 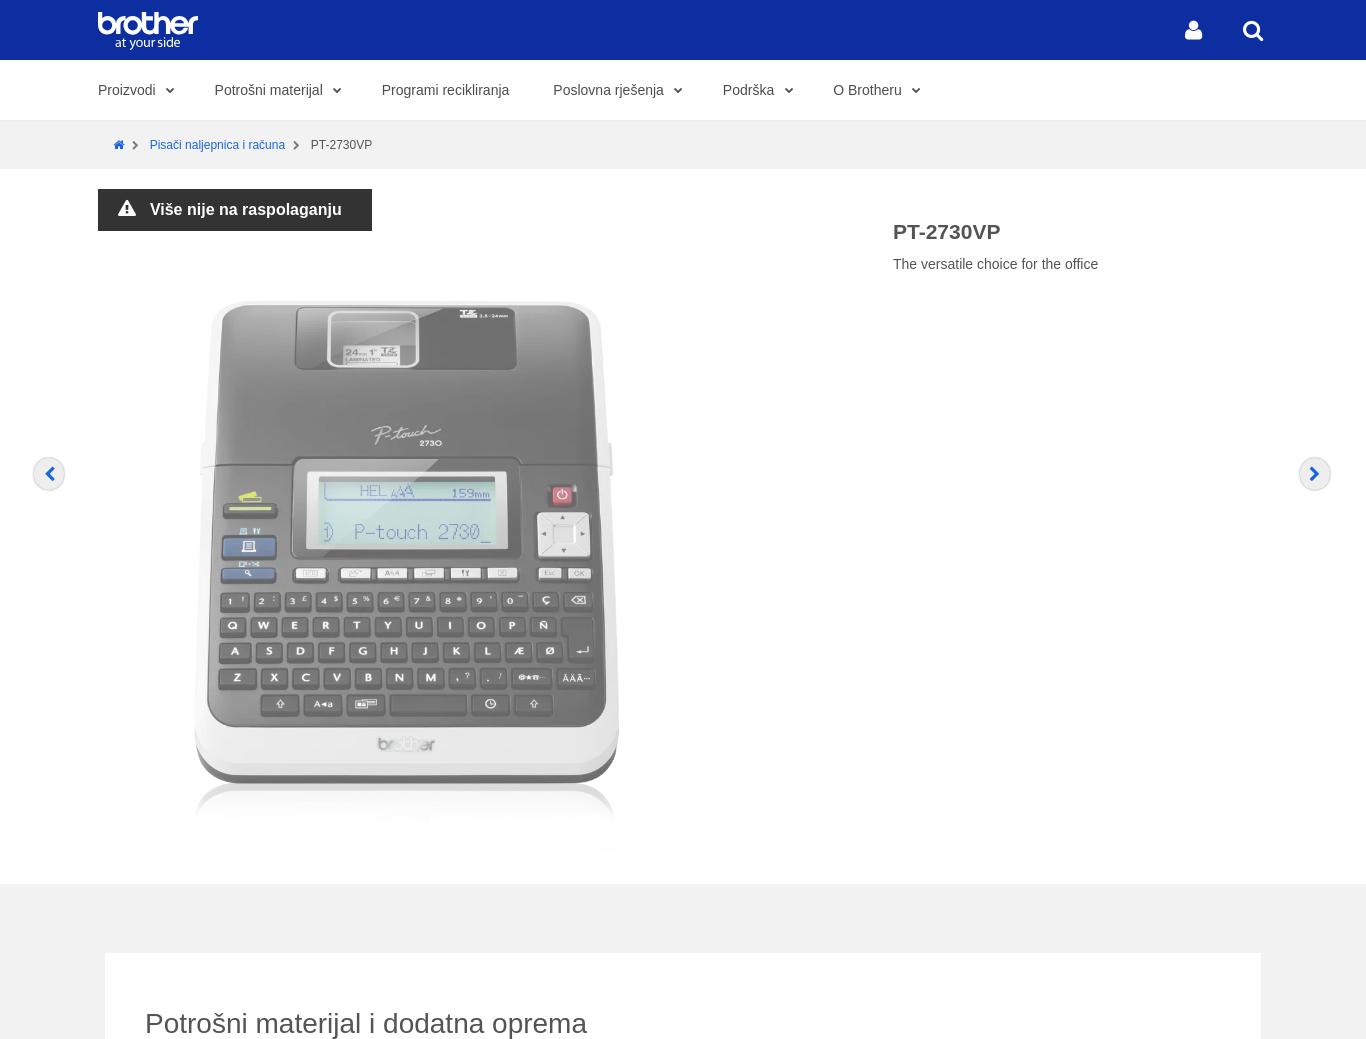 What do you see at coordinates (317, 1019) in the screenshot?
I see `'Preuzmite i instalirajte najnovije upravljačke programe i softver za Brother proizvode'` at bounding box center [317, 1019].